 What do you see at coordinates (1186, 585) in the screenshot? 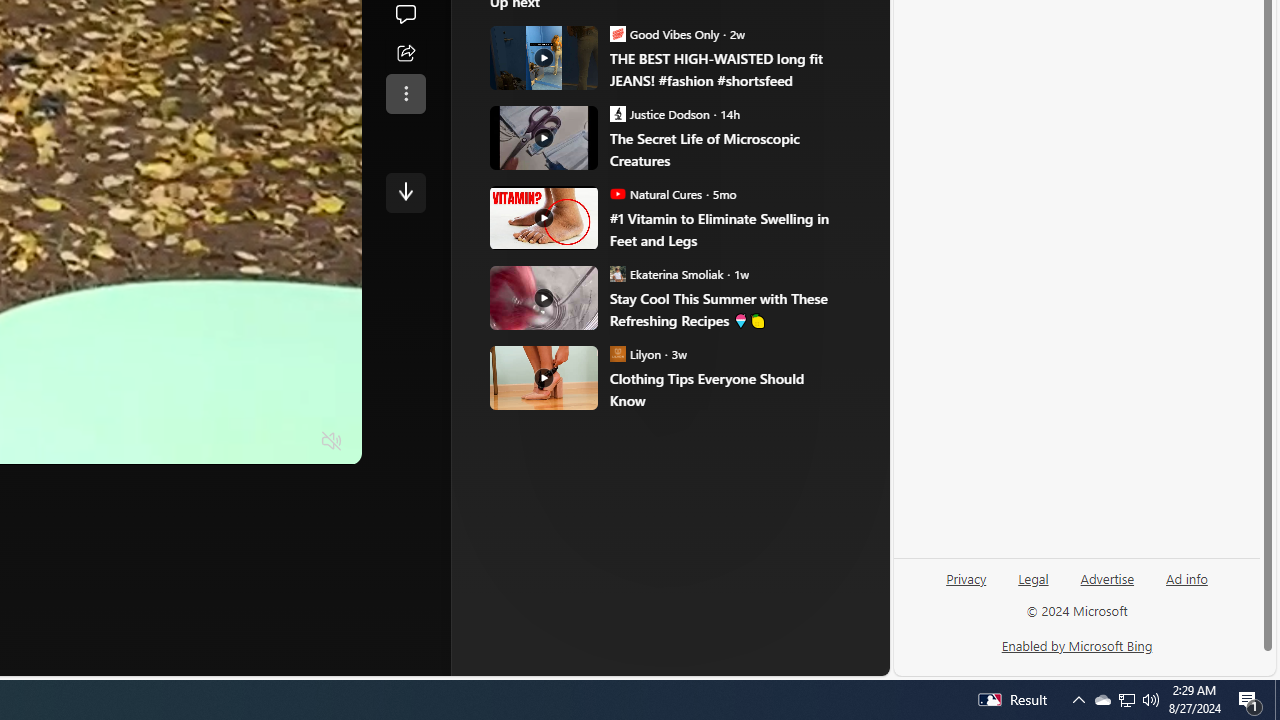
I see `'Ad info'` at bounding box center [1186, 585].